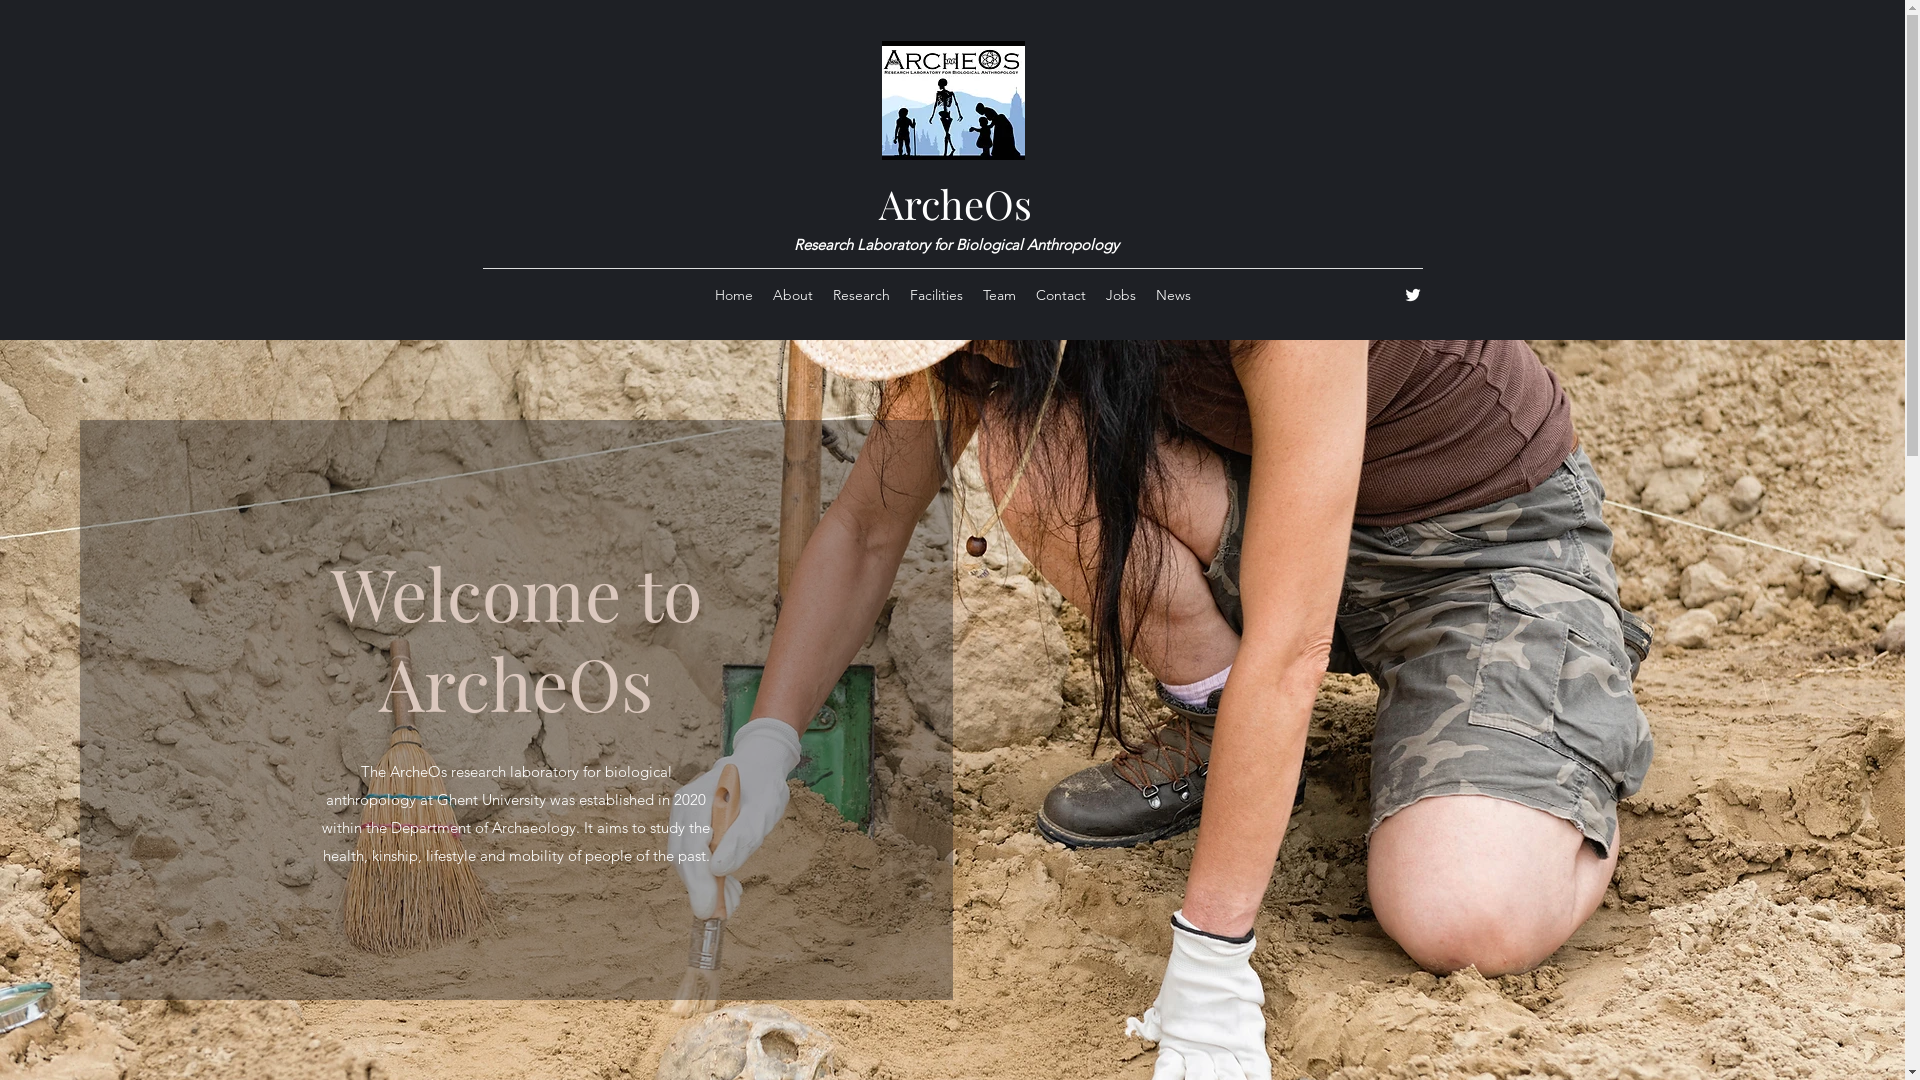  Describe the element at coordinates (1094, 294) in the screenshot. I see `'Jobs'` at that location.